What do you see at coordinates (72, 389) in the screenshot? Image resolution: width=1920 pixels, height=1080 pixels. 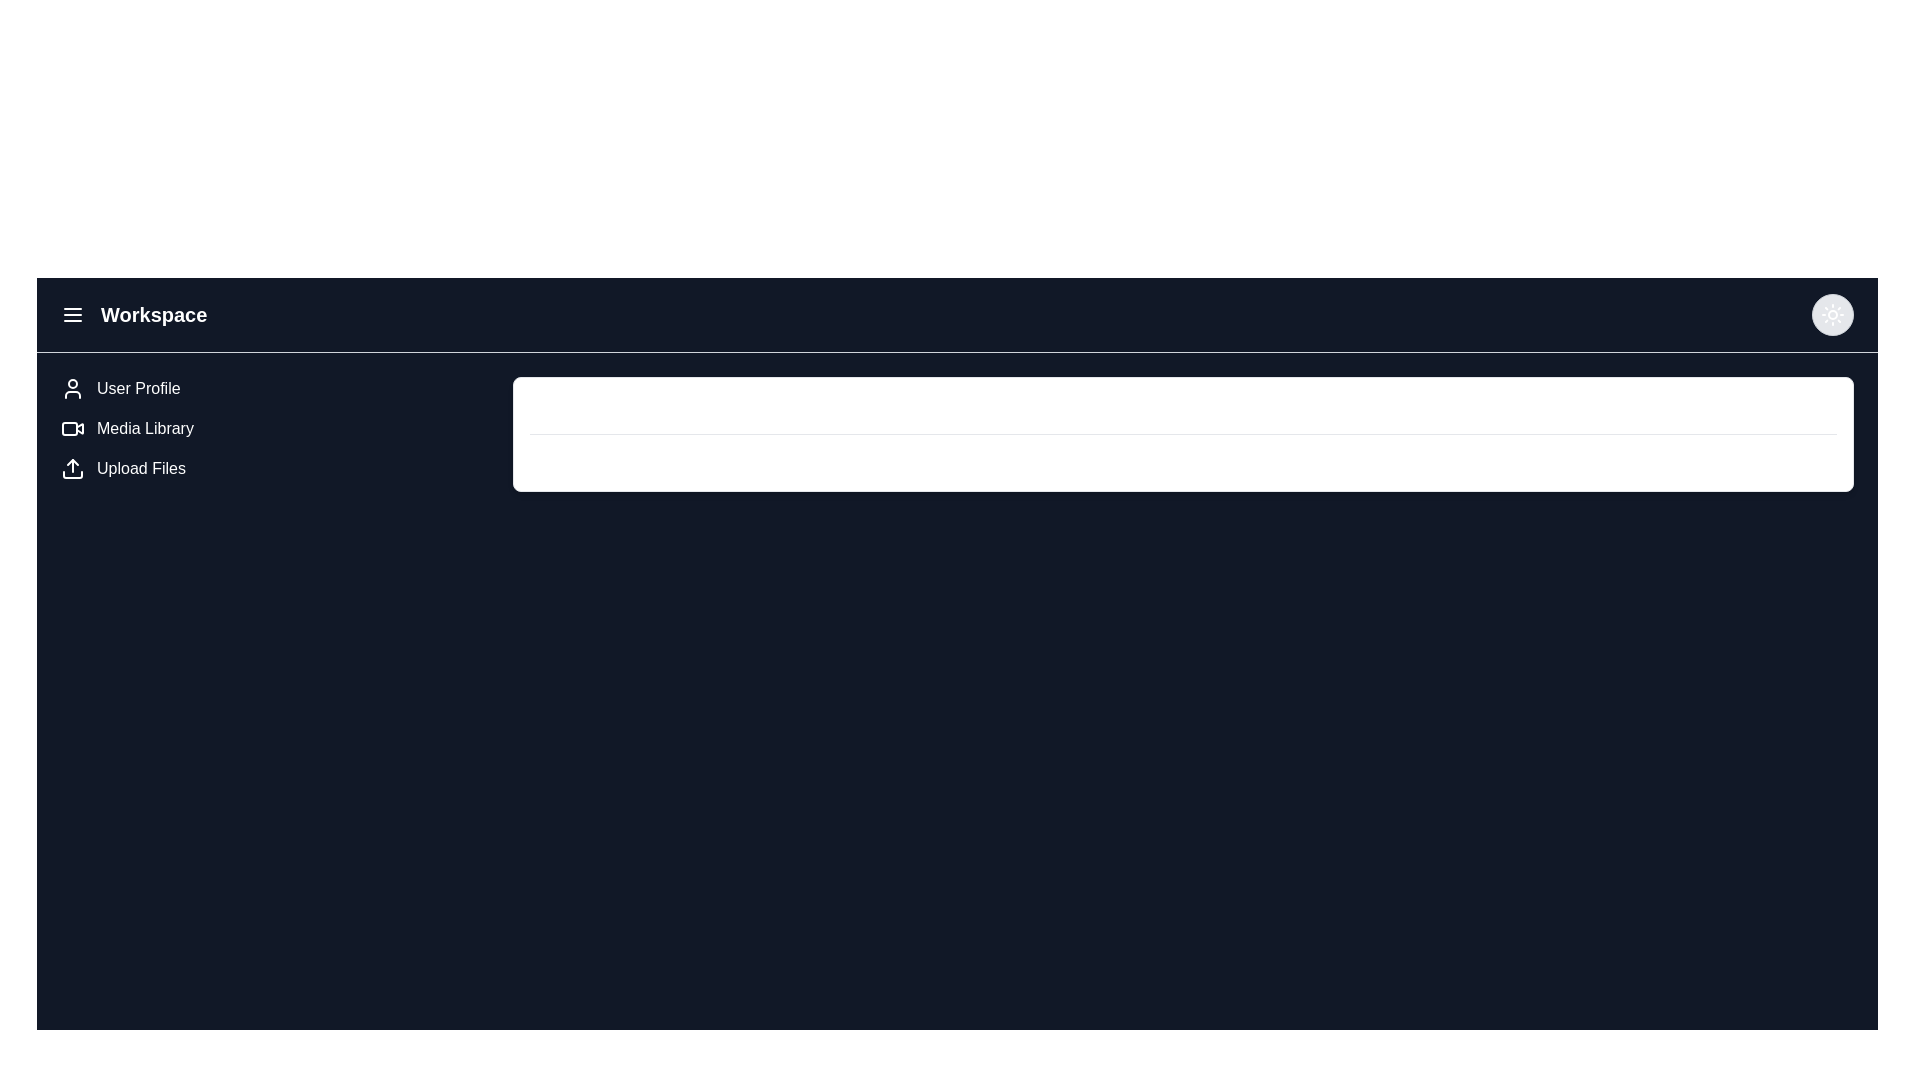 I see `the user profile icon located in the left sidebar, which resembles a user silhouette and is the first element in the menu list` at bounding box center [72, 389].